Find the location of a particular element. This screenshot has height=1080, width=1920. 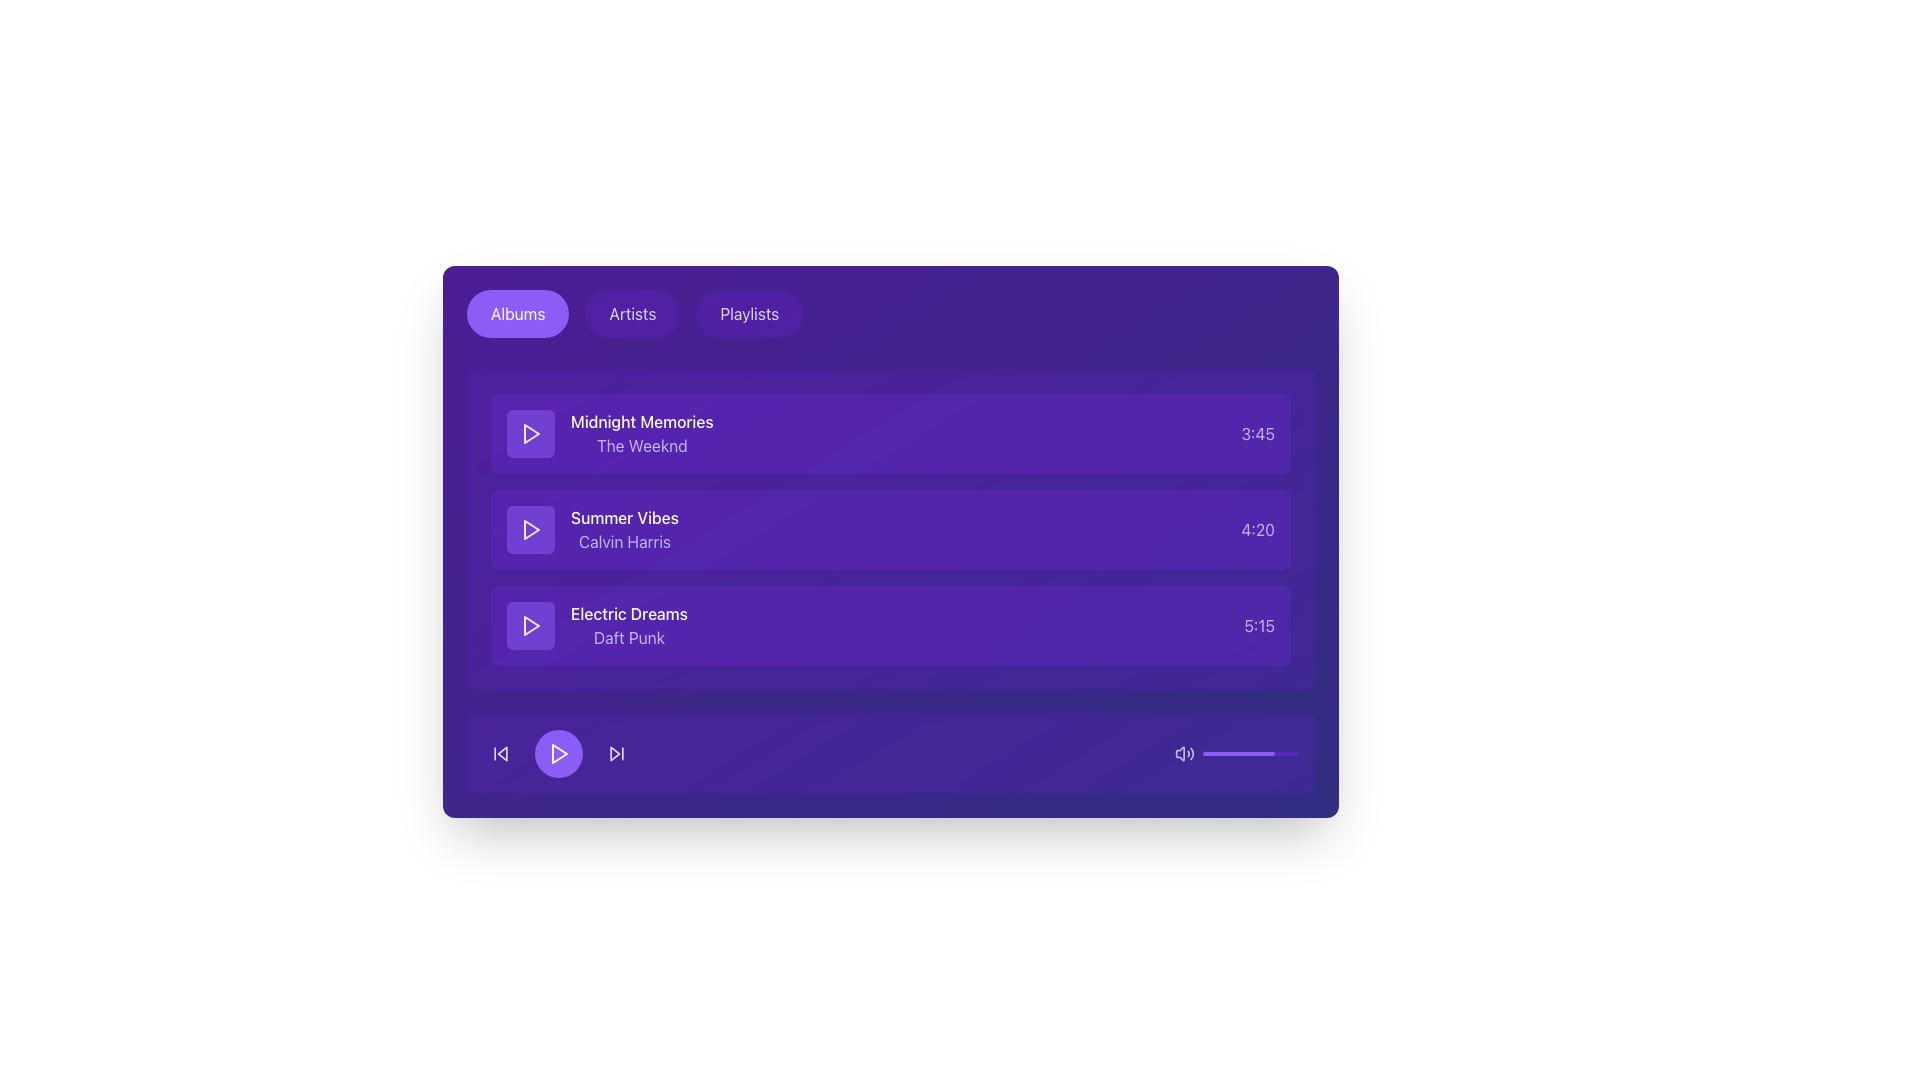

the 'Summer Vibes' text label, which is displayed in a bold white font on a dark purple background is located at coordinates (623, 528).